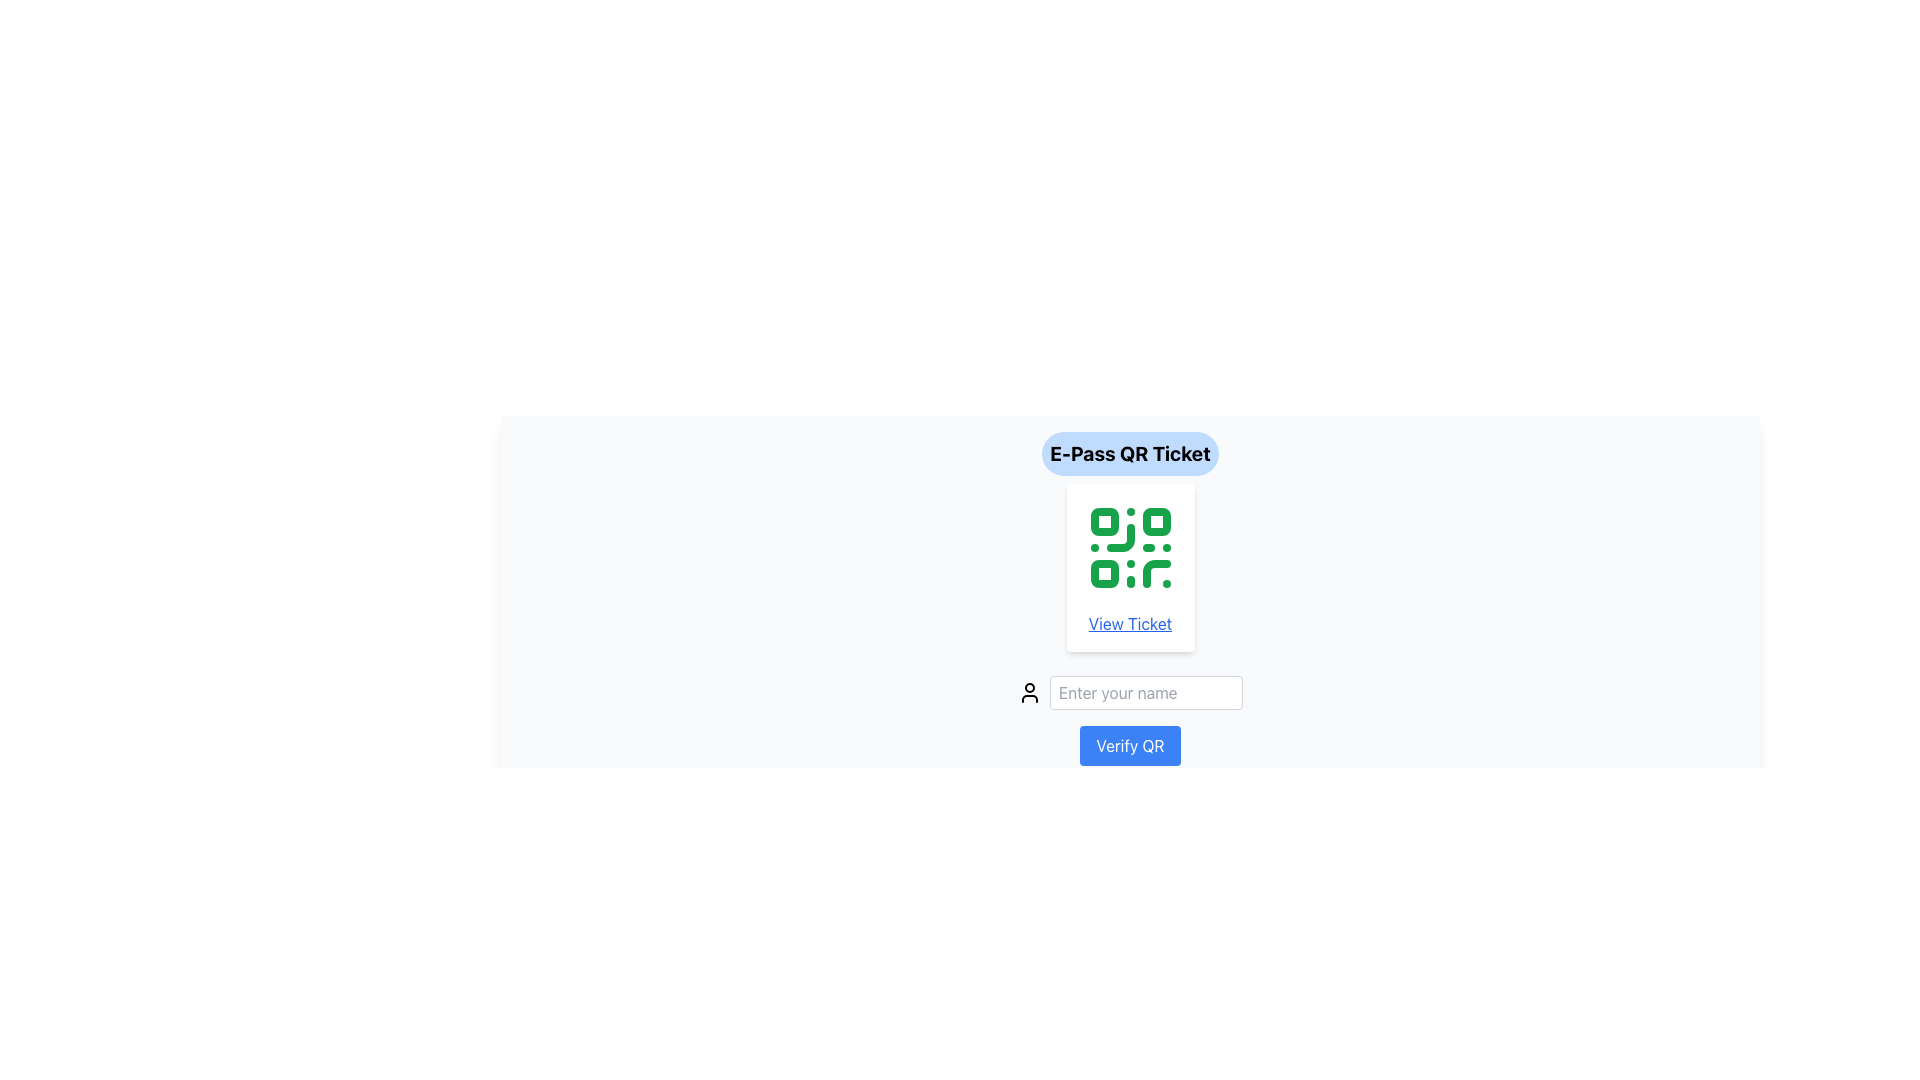  Describe the element at coordinates (1146, 692) in the screenshot. I see `the text input field with gray border styling and placeholder text 'Enter your name' to focus on it` at that location.